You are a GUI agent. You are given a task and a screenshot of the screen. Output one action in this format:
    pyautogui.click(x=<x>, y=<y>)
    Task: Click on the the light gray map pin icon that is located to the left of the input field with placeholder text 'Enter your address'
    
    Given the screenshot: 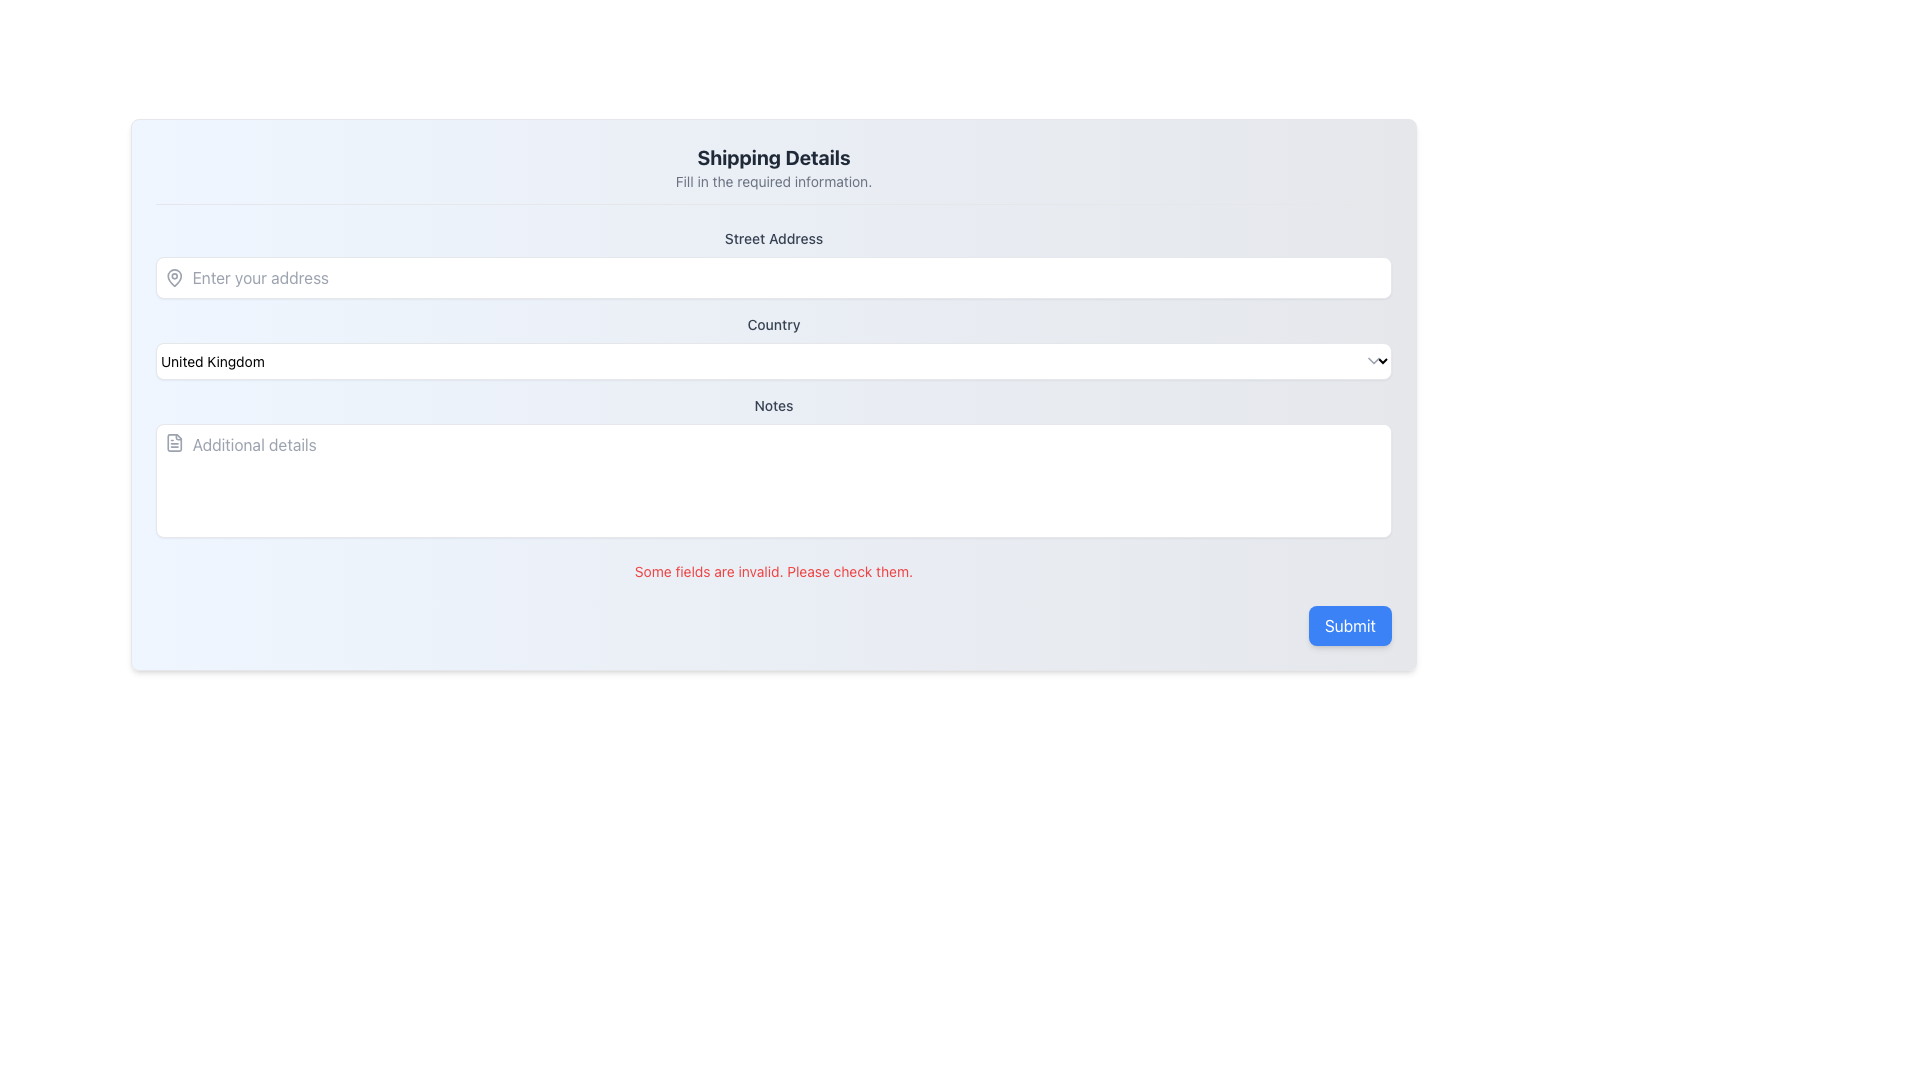 What is the action you would take?
    pyautogui.click(x=174, y=277)
    